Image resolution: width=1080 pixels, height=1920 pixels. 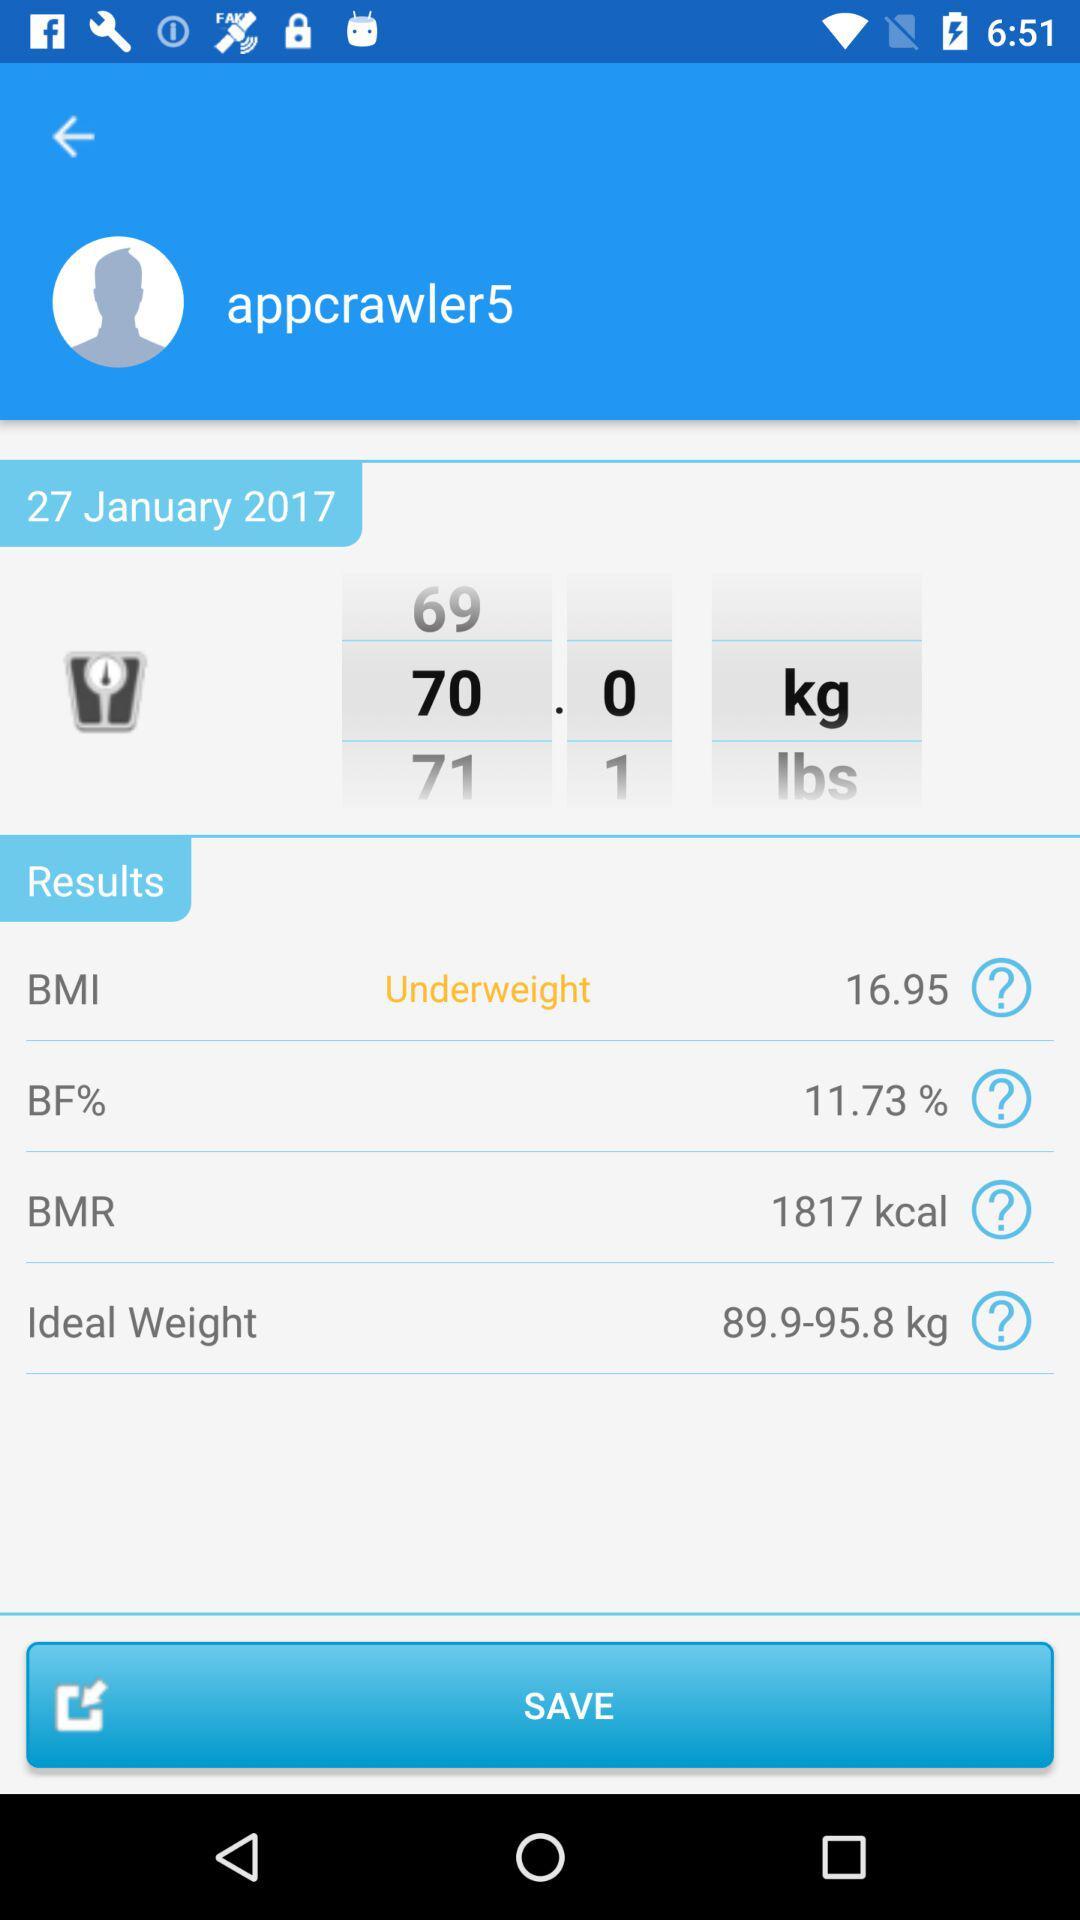 What do you see at coordinates (1001, 1097) in the screenshot?
I see `extra information` at bounding box center [1001, 1097].